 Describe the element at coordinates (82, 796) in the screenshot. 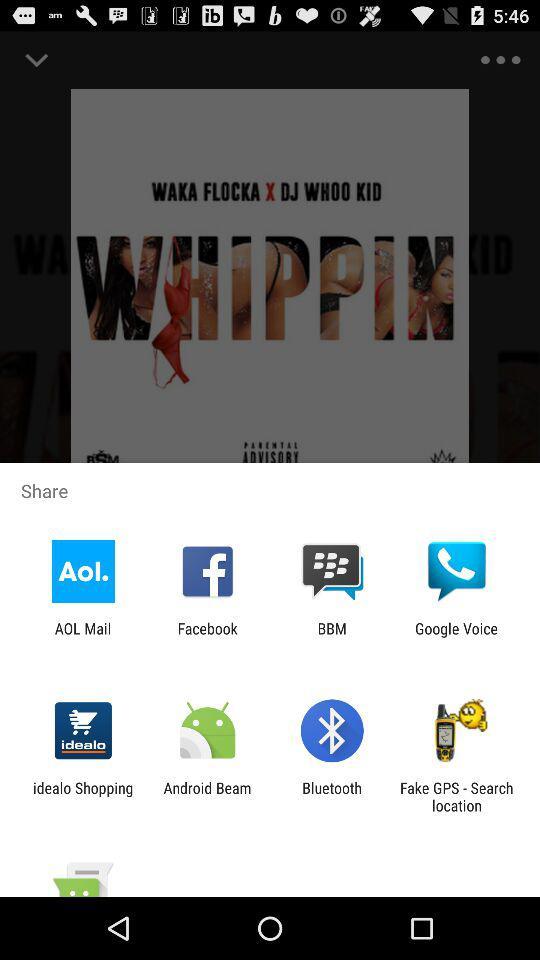

I see `the idealo shopping app` at that location.